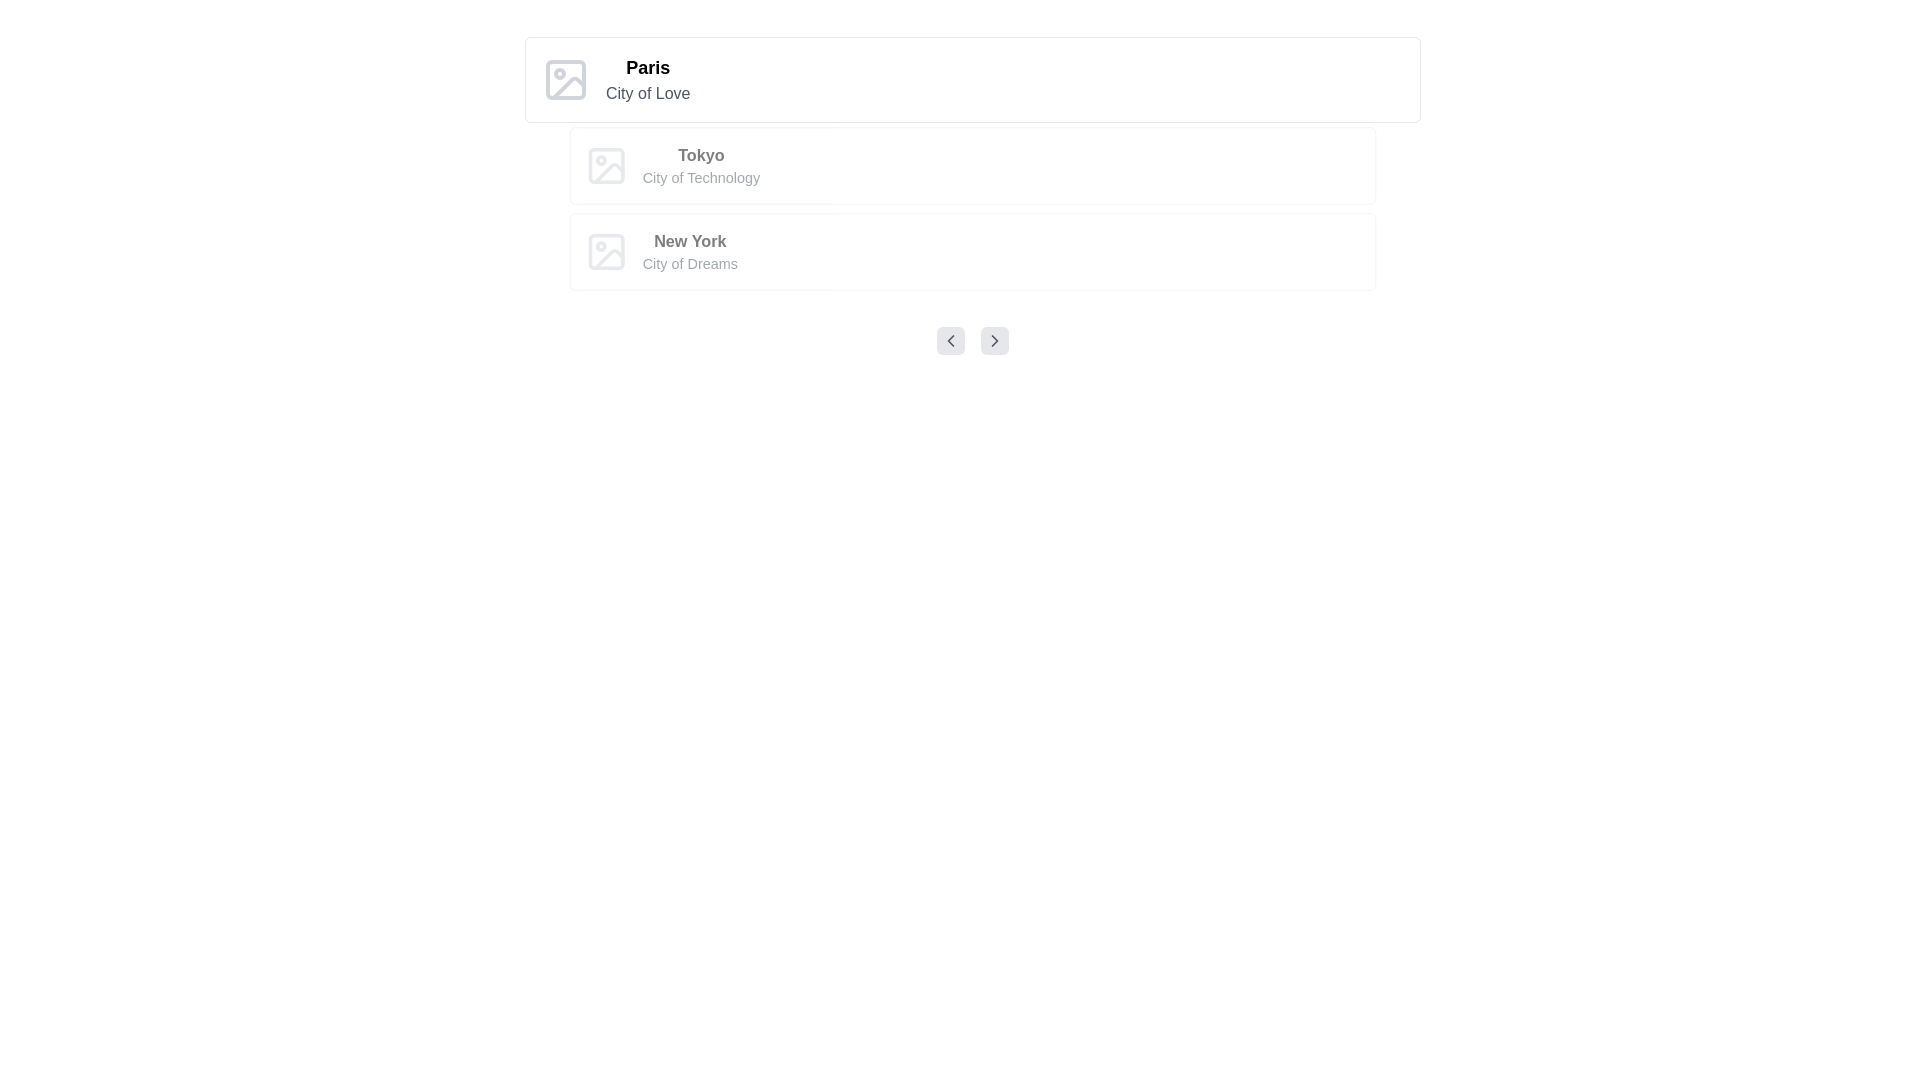 Image resolution: width=1920 pixels, height=1080 pixels. Describe the element at coordinates (648, 93) in the screenshot. I see `the text label reading 'City of Love', which is styled in gray and positioned below the bold title 'Paris'` at that location.